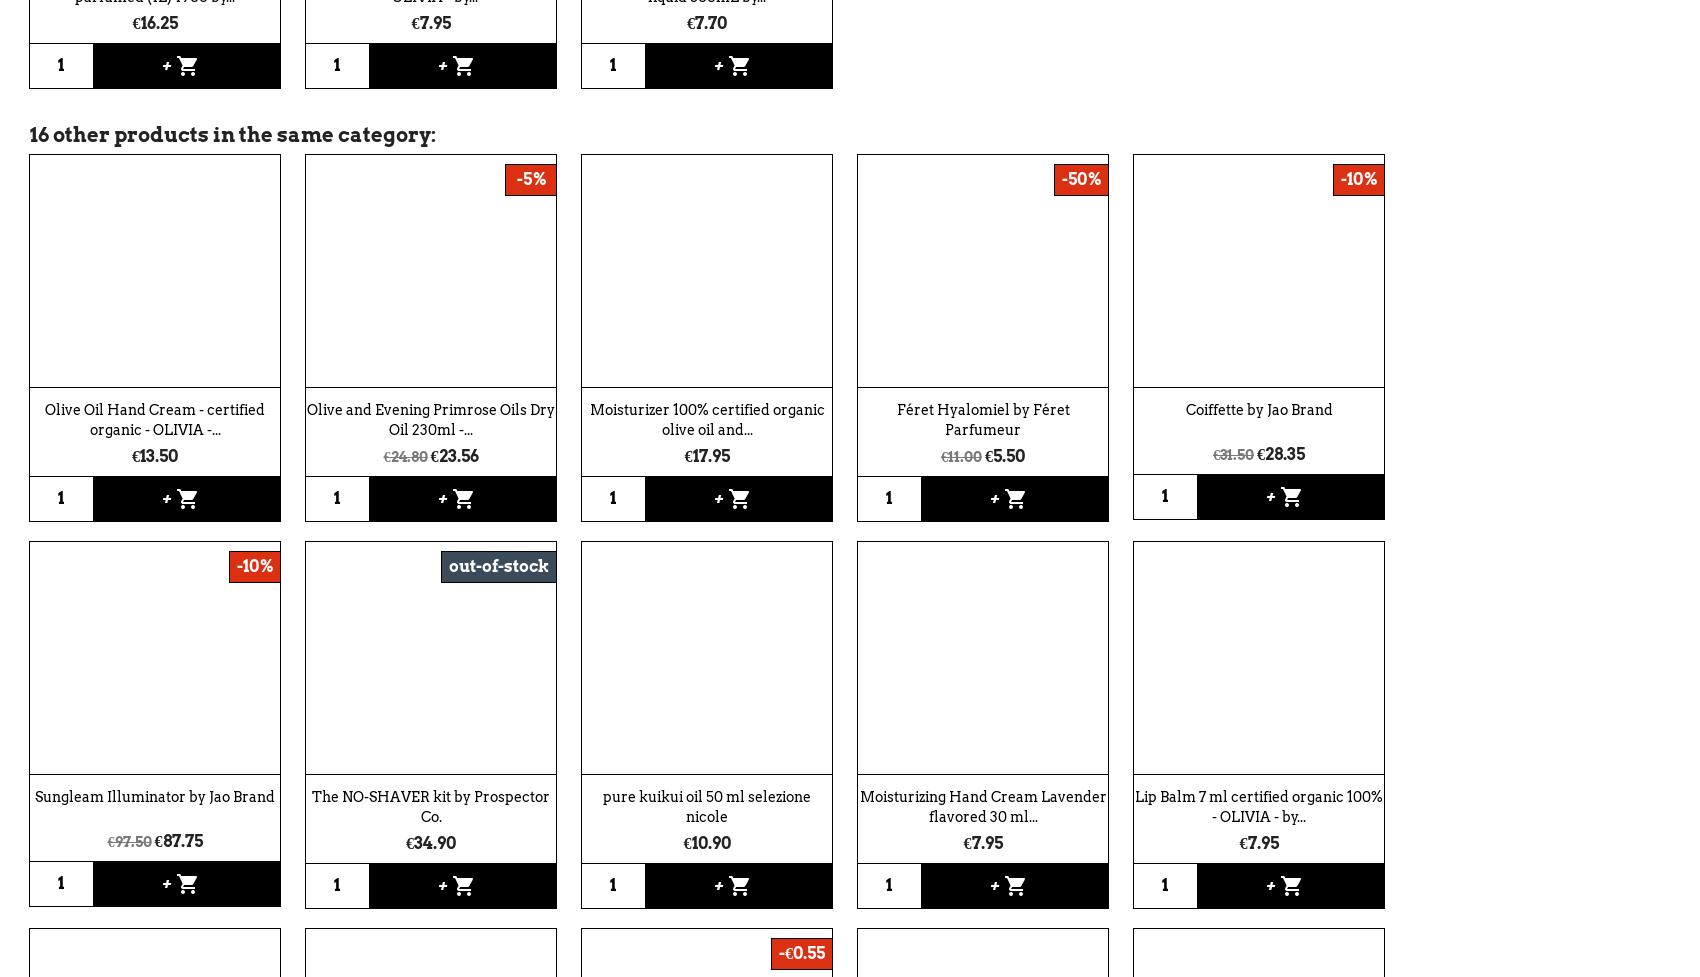  What do you see at coordinates (1258, 806) in the screenshot?
I see `'Lip Balm 7 ml certified organic 100% - OLIVIA - by...'` at bounding box center [1258, 806].